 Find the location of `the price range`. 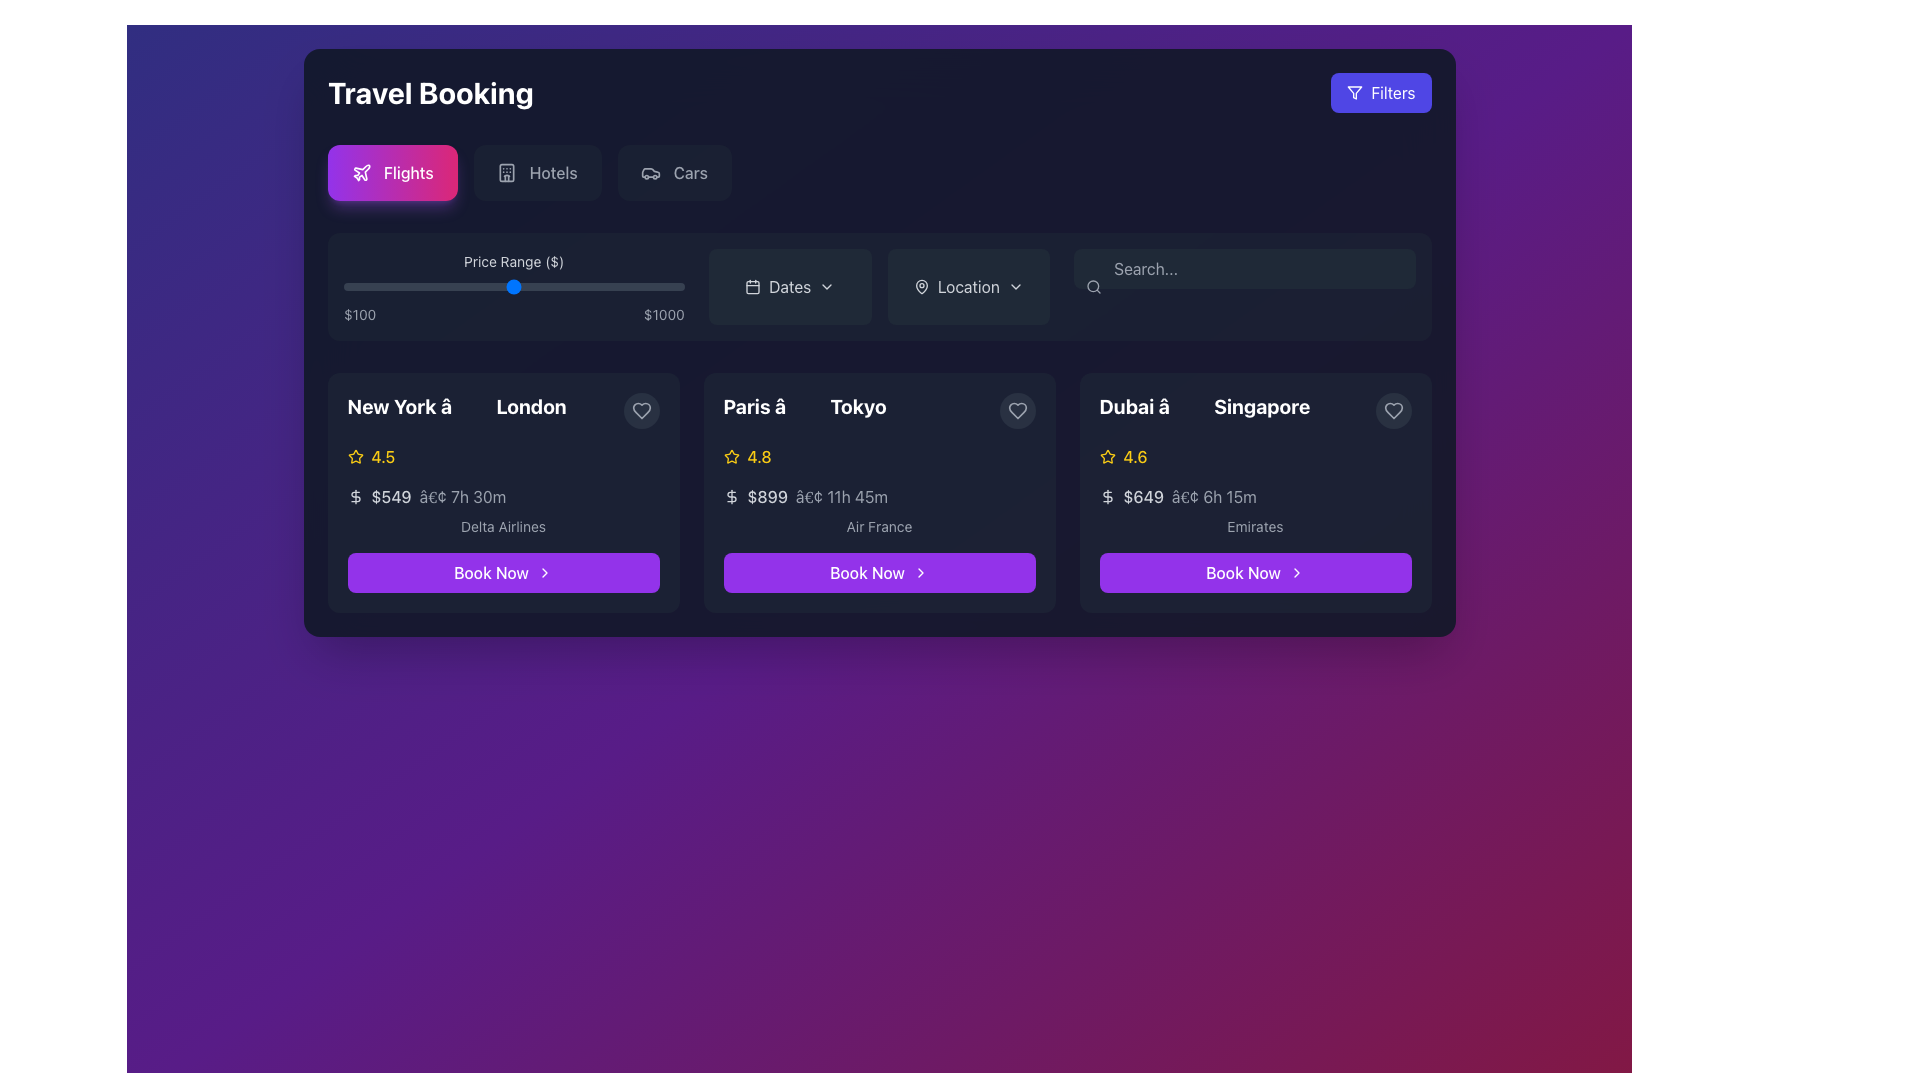

the price range is located at coordinates (532, 286).